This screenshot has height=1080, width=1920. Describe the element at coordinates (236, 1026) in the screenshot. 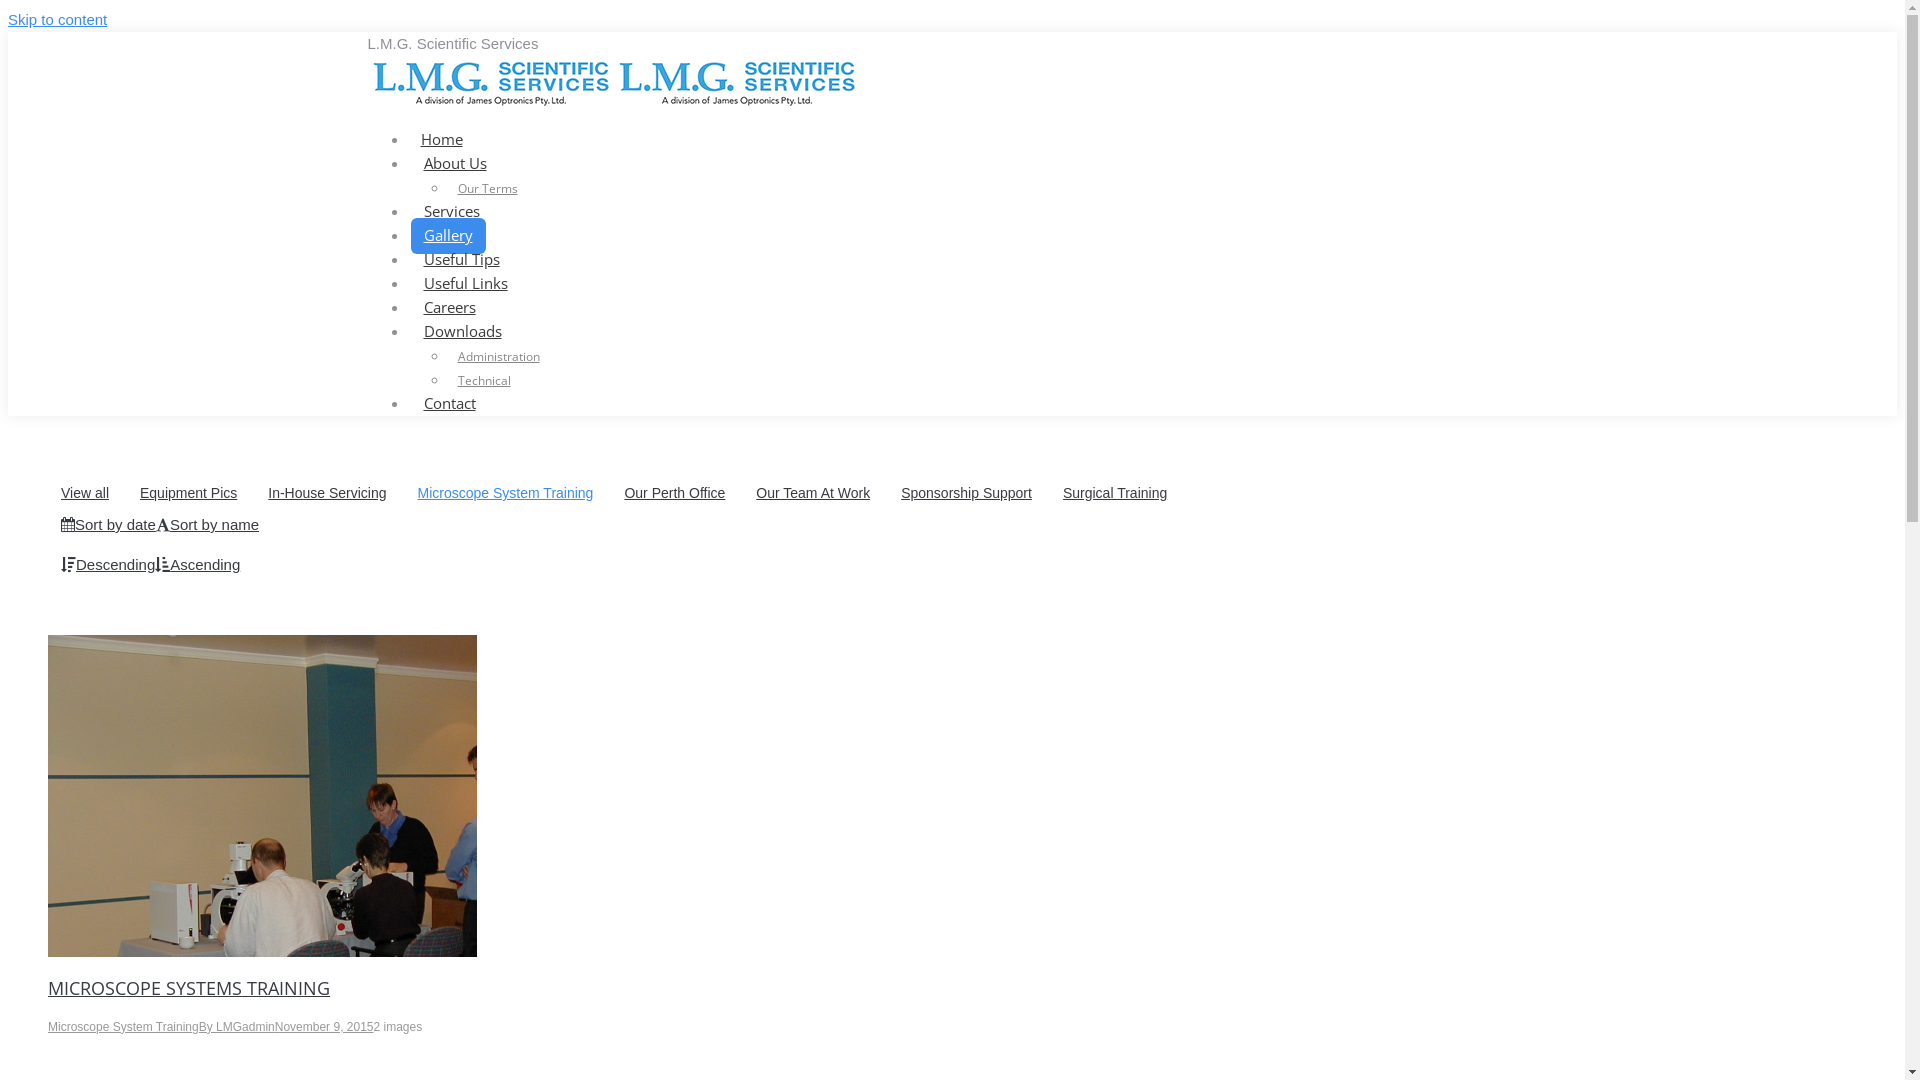

I see `'By LMGadmin'` at that location.